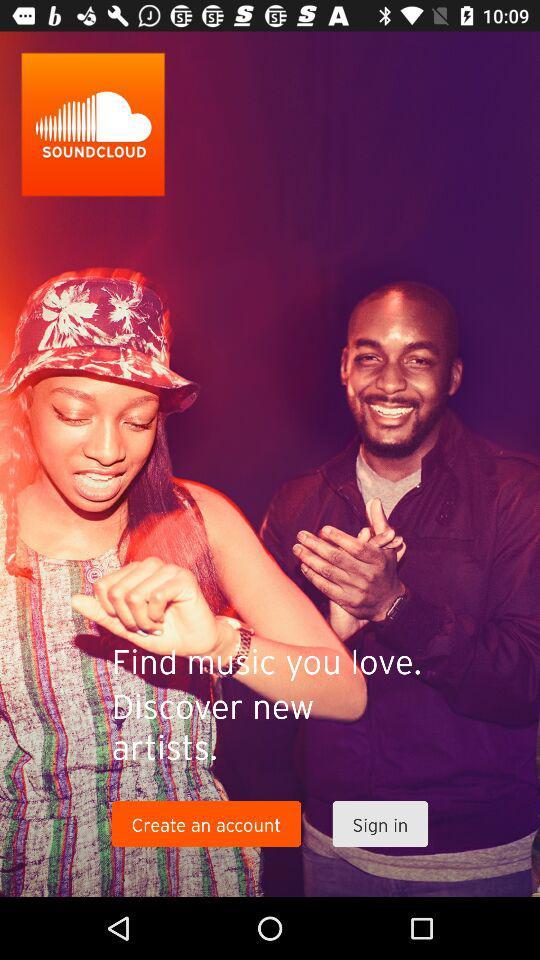 The image size is (540, 960). What do you see at coordinates (380, 824) in the screenshot?
I see `the icon next to create an account icon` at bounding box center [380, 824].